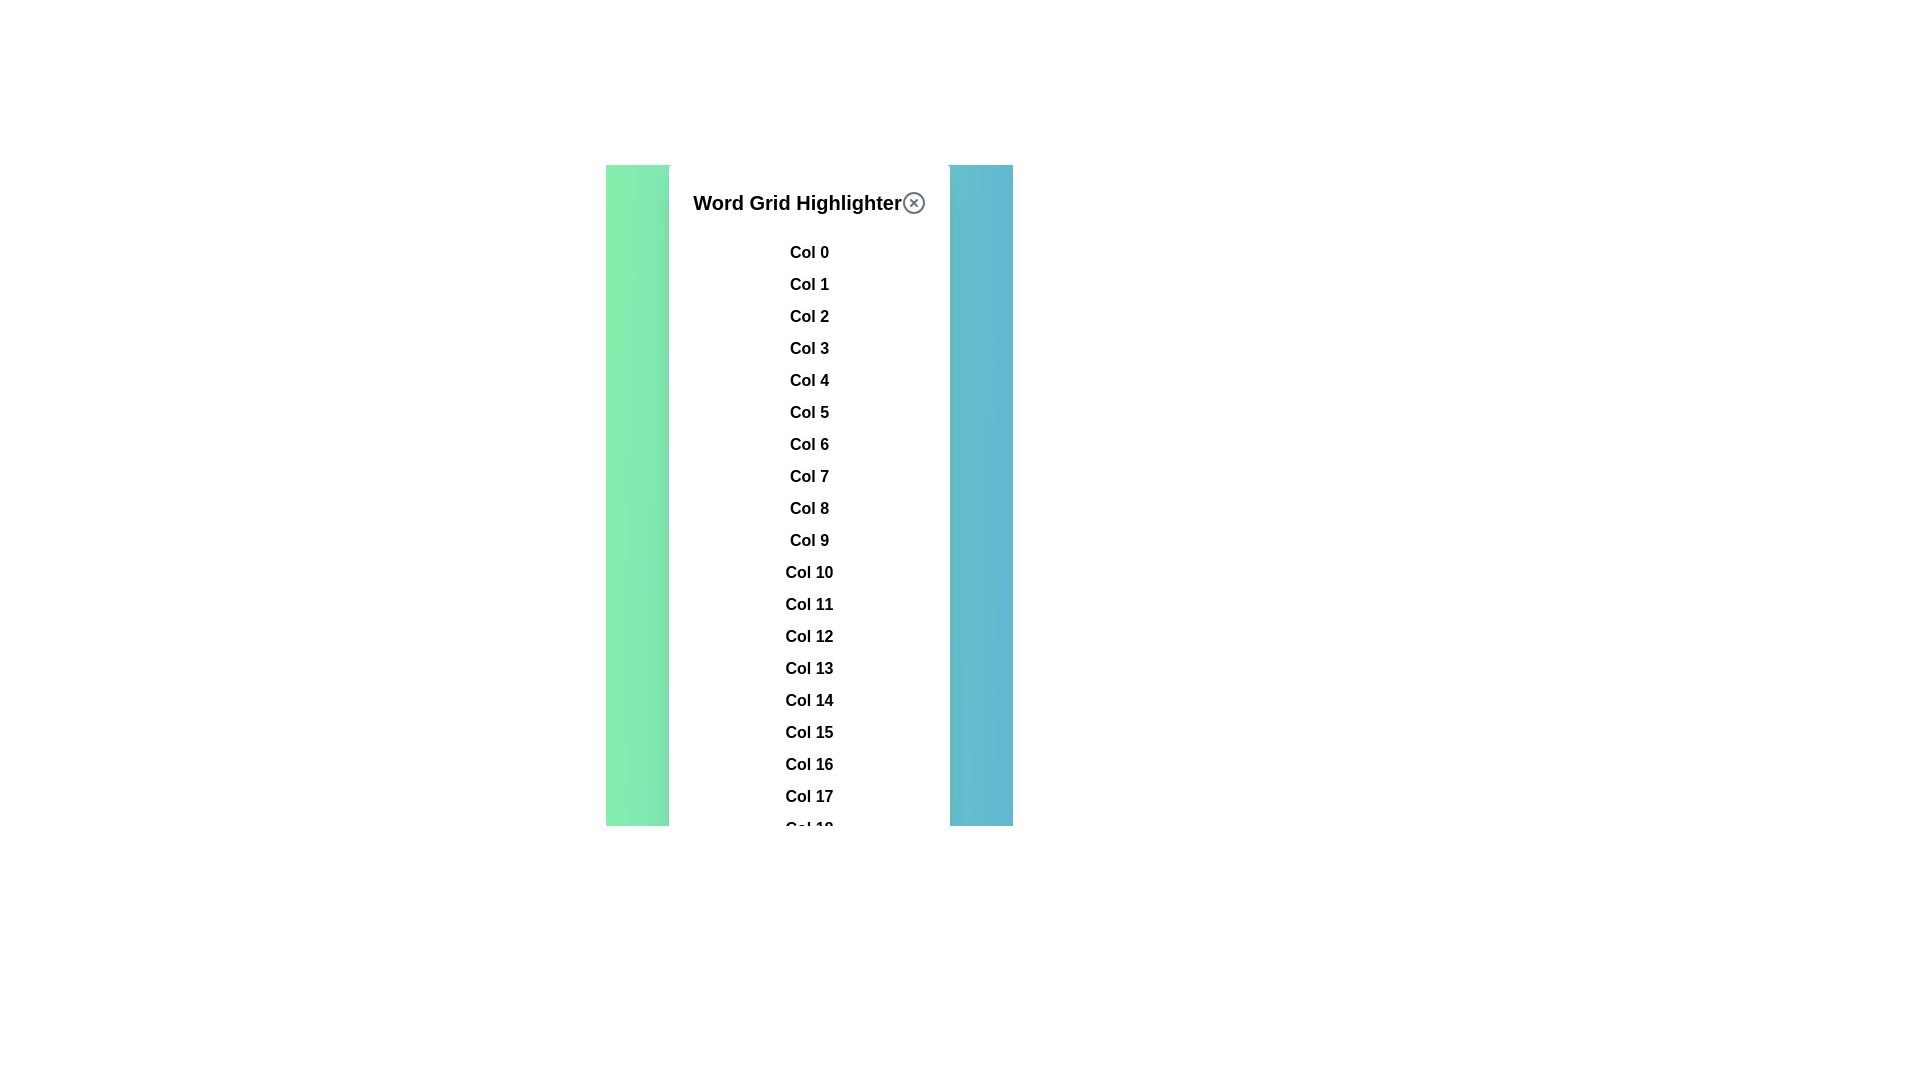 Image resolution: width=1920 pixels, height=1080 pixels. What do you see at coordinates (912, 203) in the screenshot?
I see `the close button to close the dialog` at bounding box center [912, 203].